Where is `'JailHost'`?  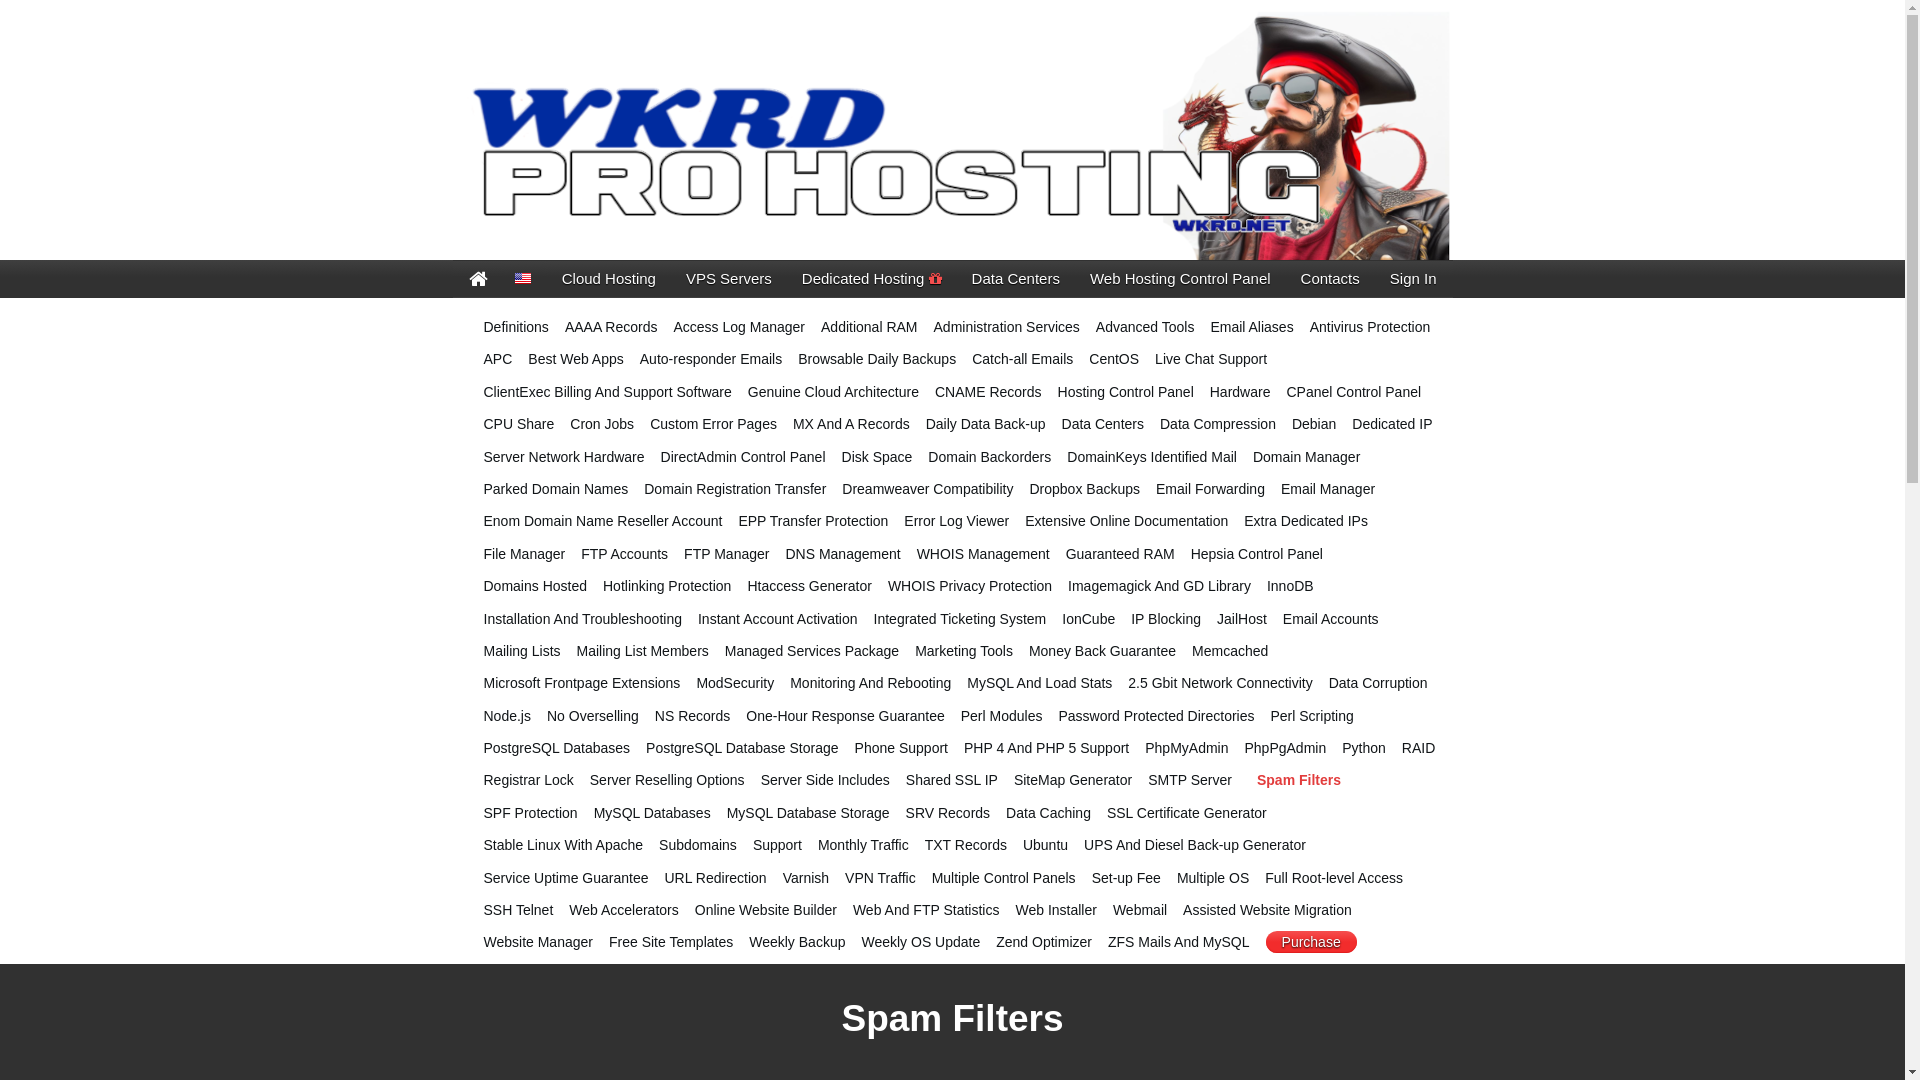 'JailHost' is located at coordinates (1241, 617).